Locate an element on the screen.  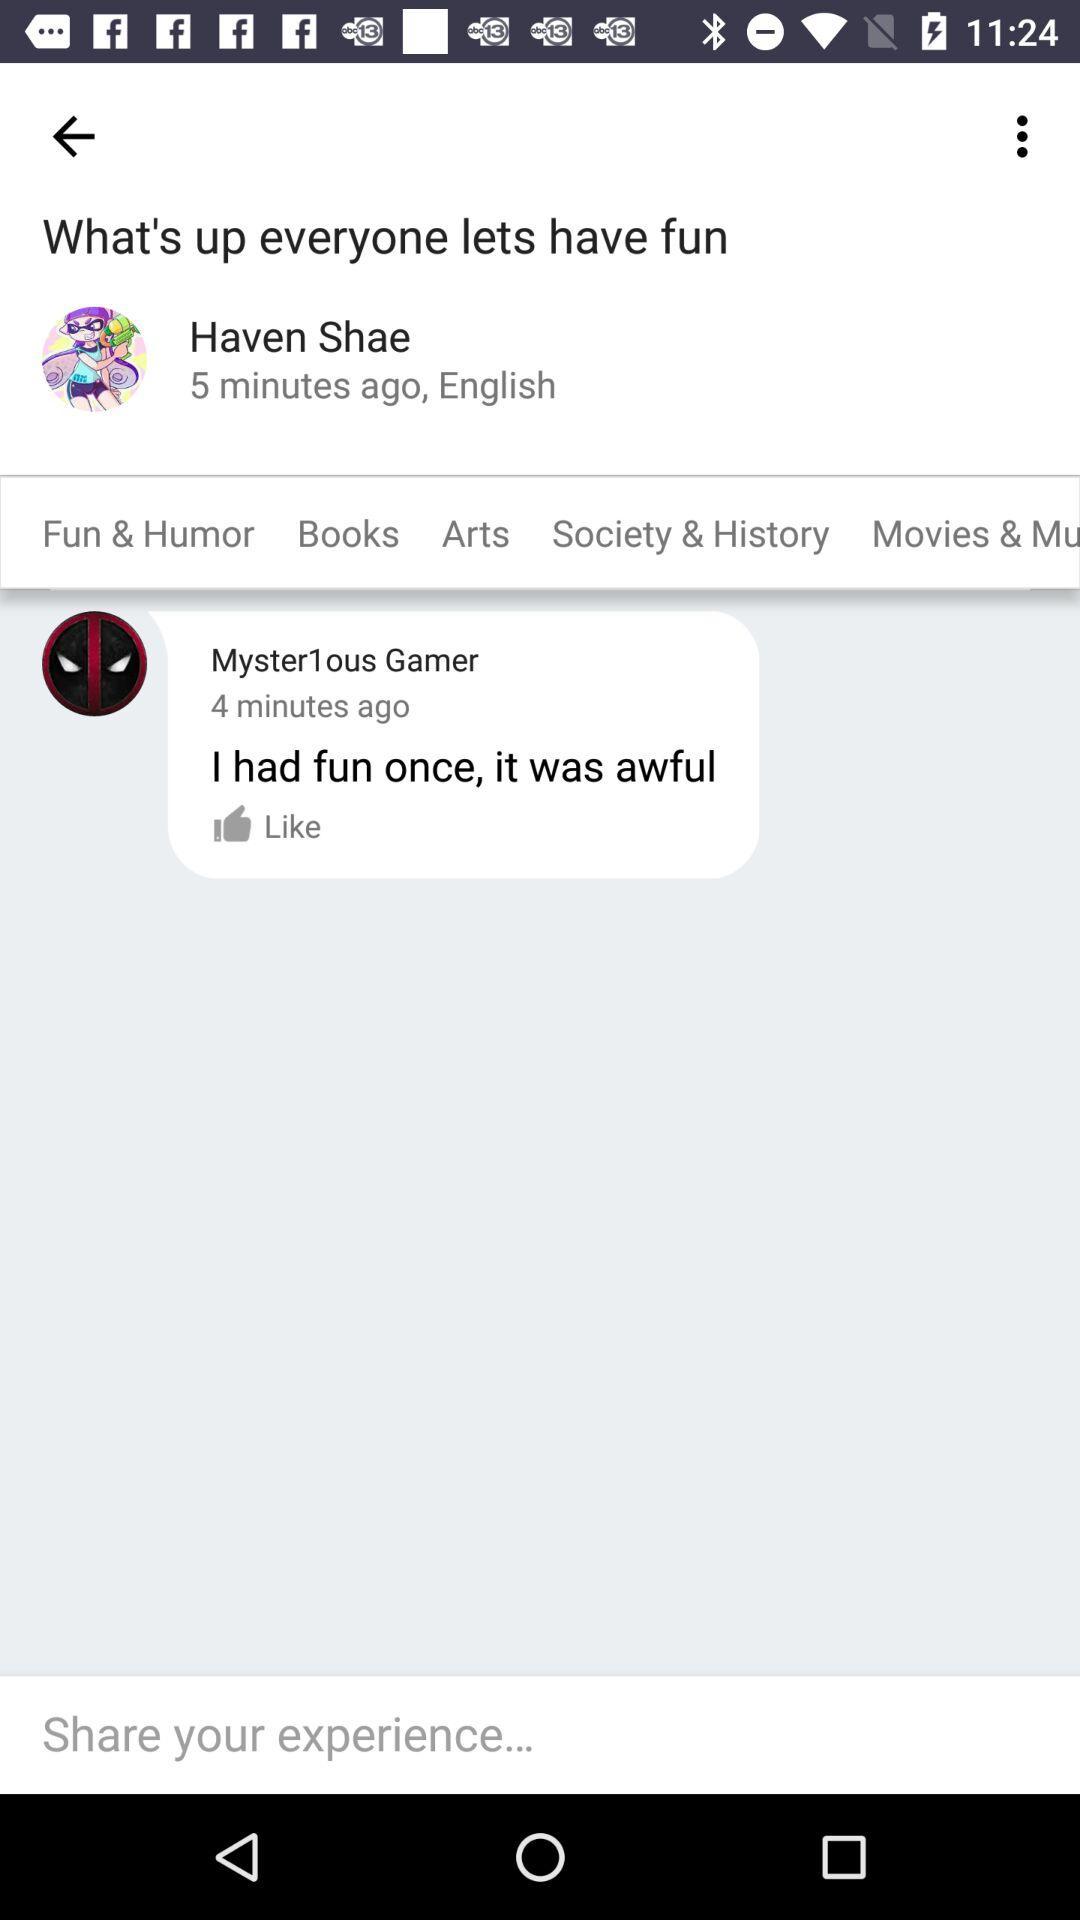
profile icon is located at coordinates (94, 359).